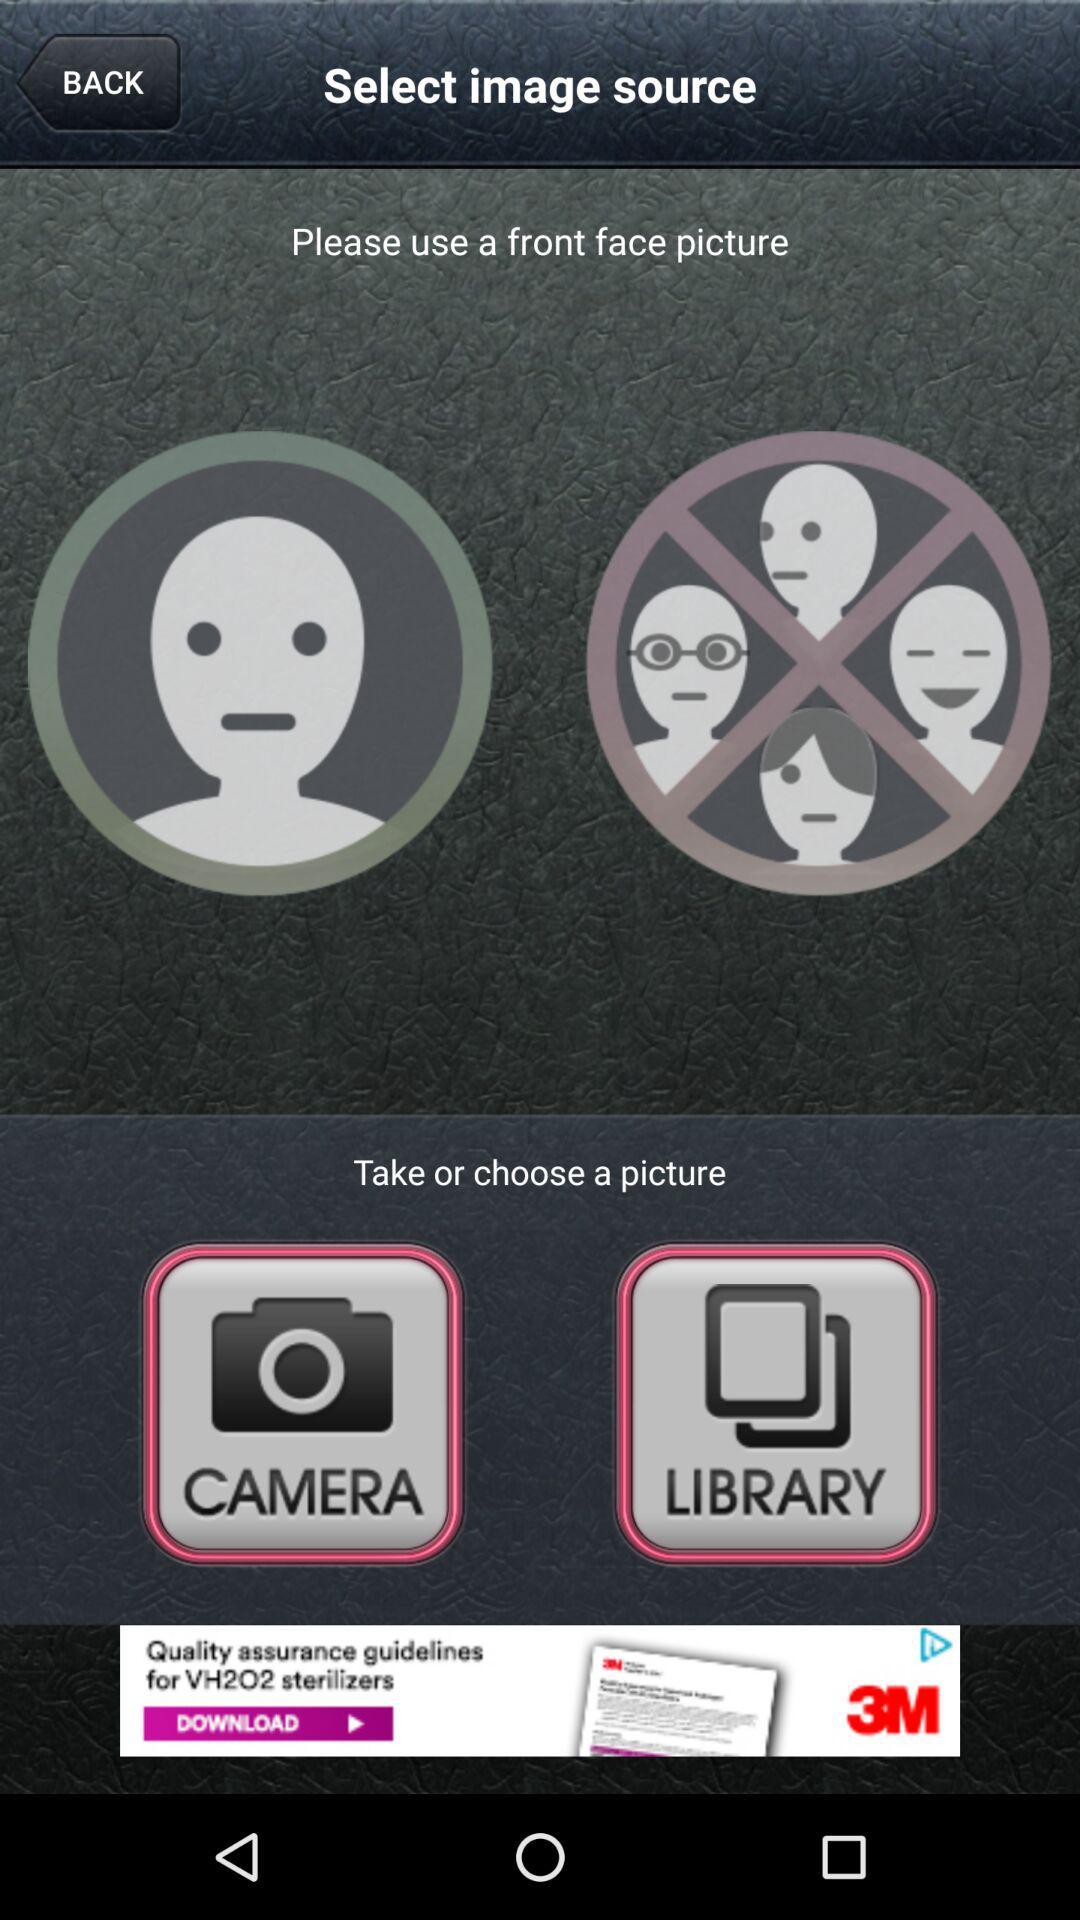  I want to click on open advertisement, so click(540, 1689).